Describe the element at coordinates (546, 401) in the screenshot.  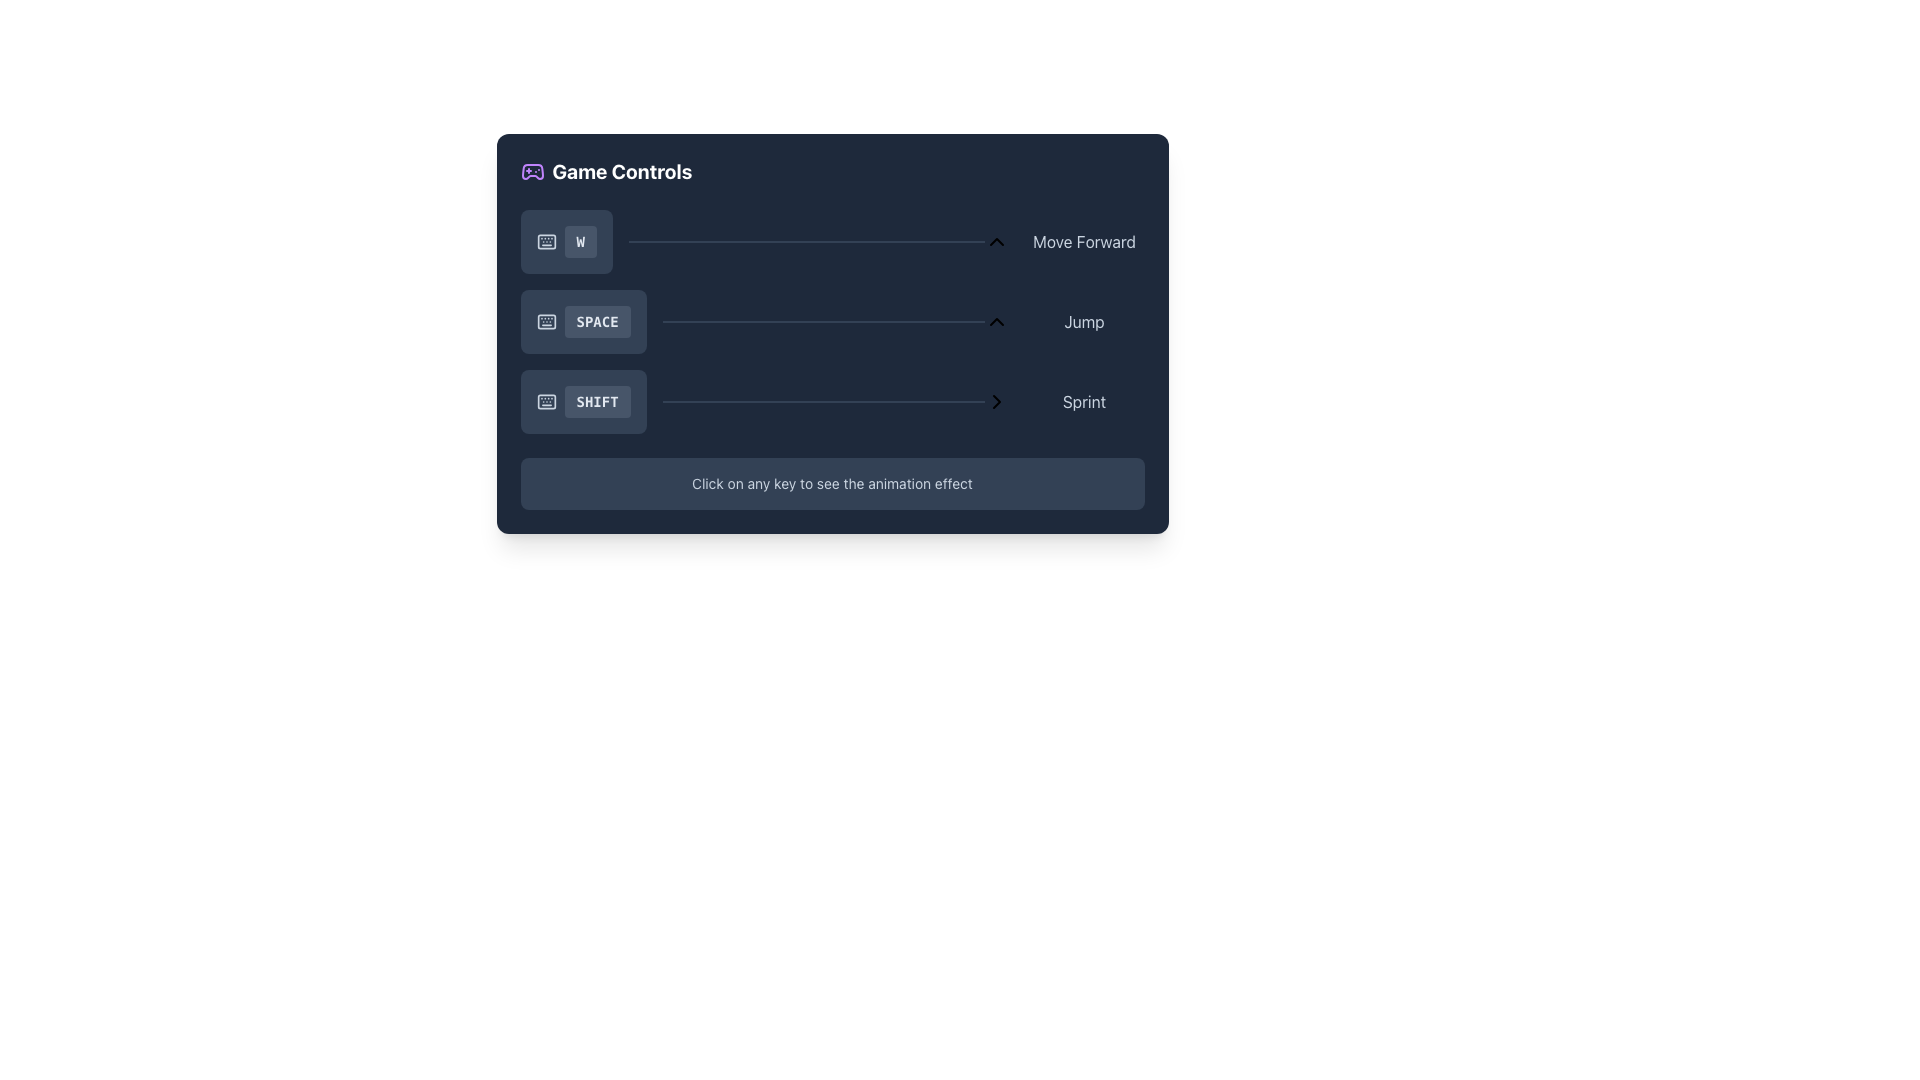
I see `the design of the SVG keyboard graphic component, which is a rectangle with rounded corners located centrally within the keyboard icon` at that location.